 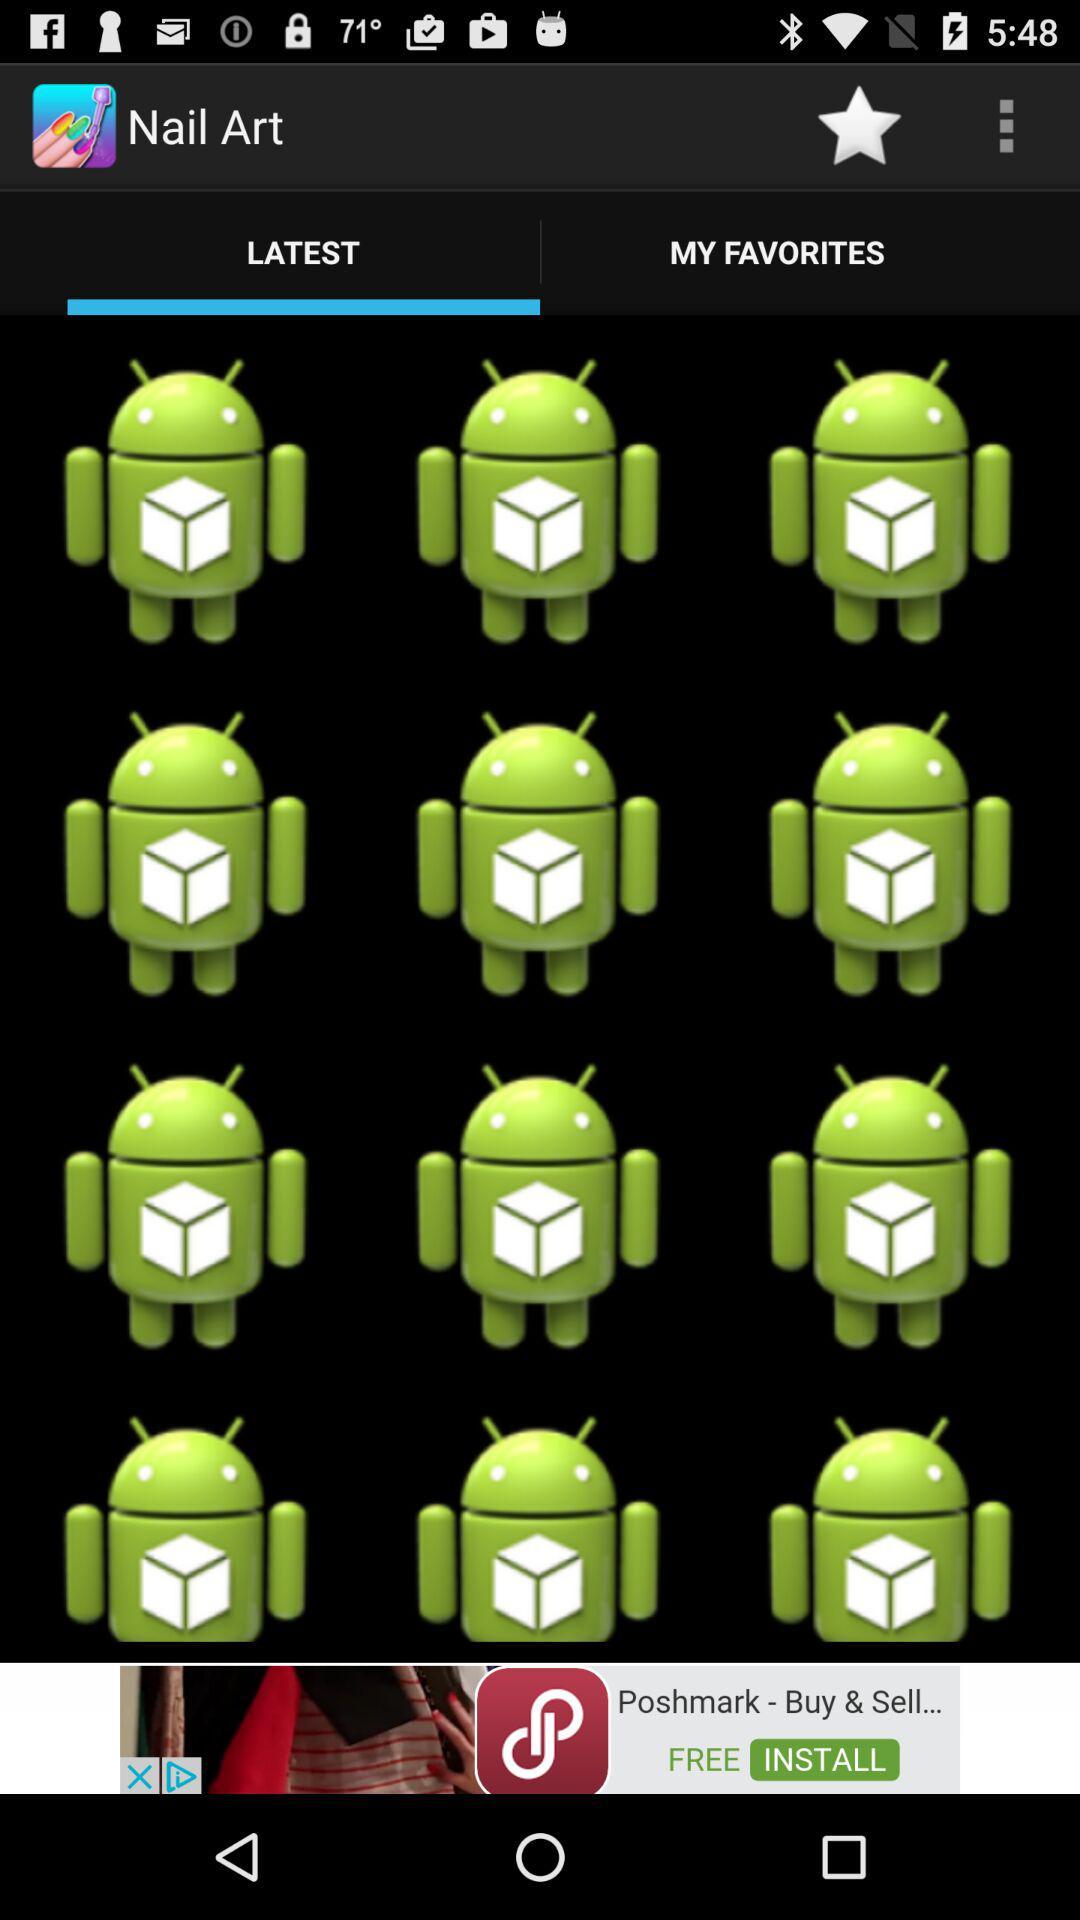 What do you see at coordinates (540, 1727) in the screenshot?
I see `advertisement` at bounding box center [540, 1727].